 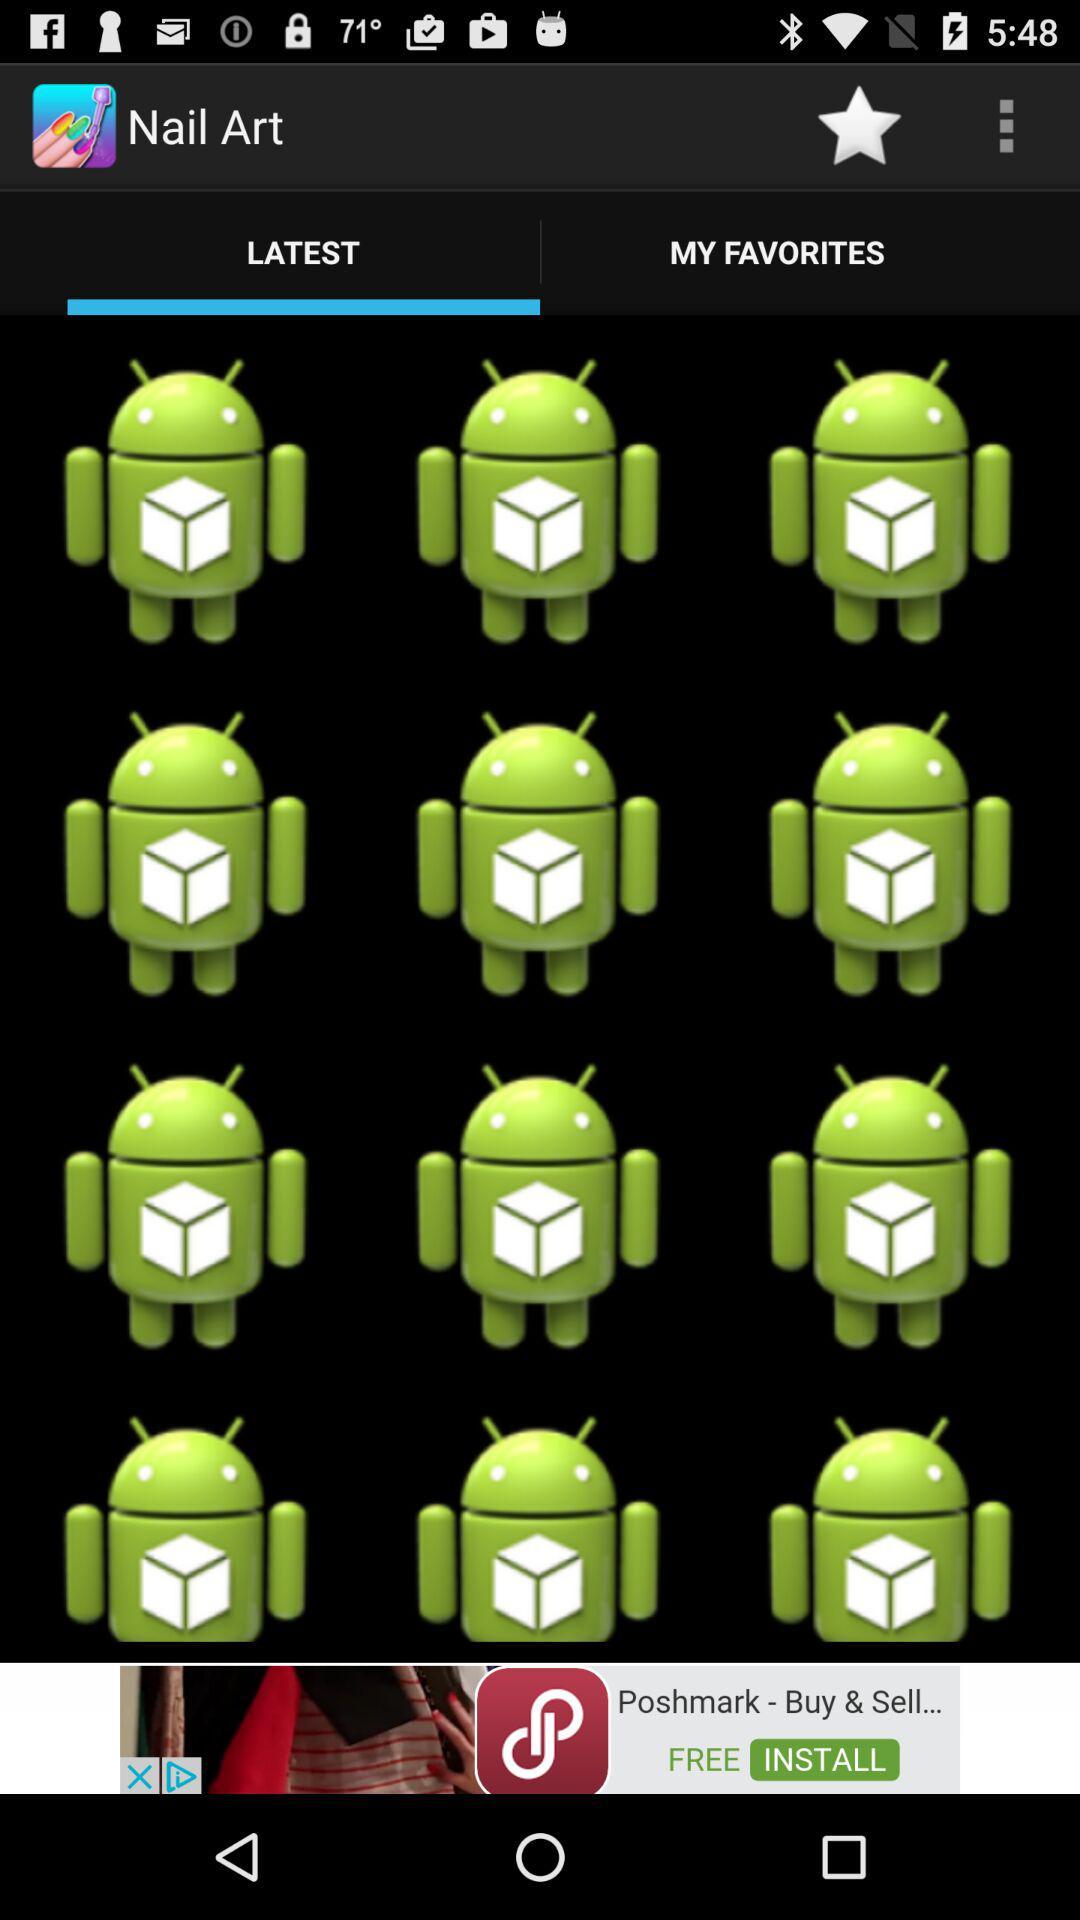 What do you see at coordinates (540, 1727) in the screenshot?
I see `advertisement` at bounding box center [540, 1727].